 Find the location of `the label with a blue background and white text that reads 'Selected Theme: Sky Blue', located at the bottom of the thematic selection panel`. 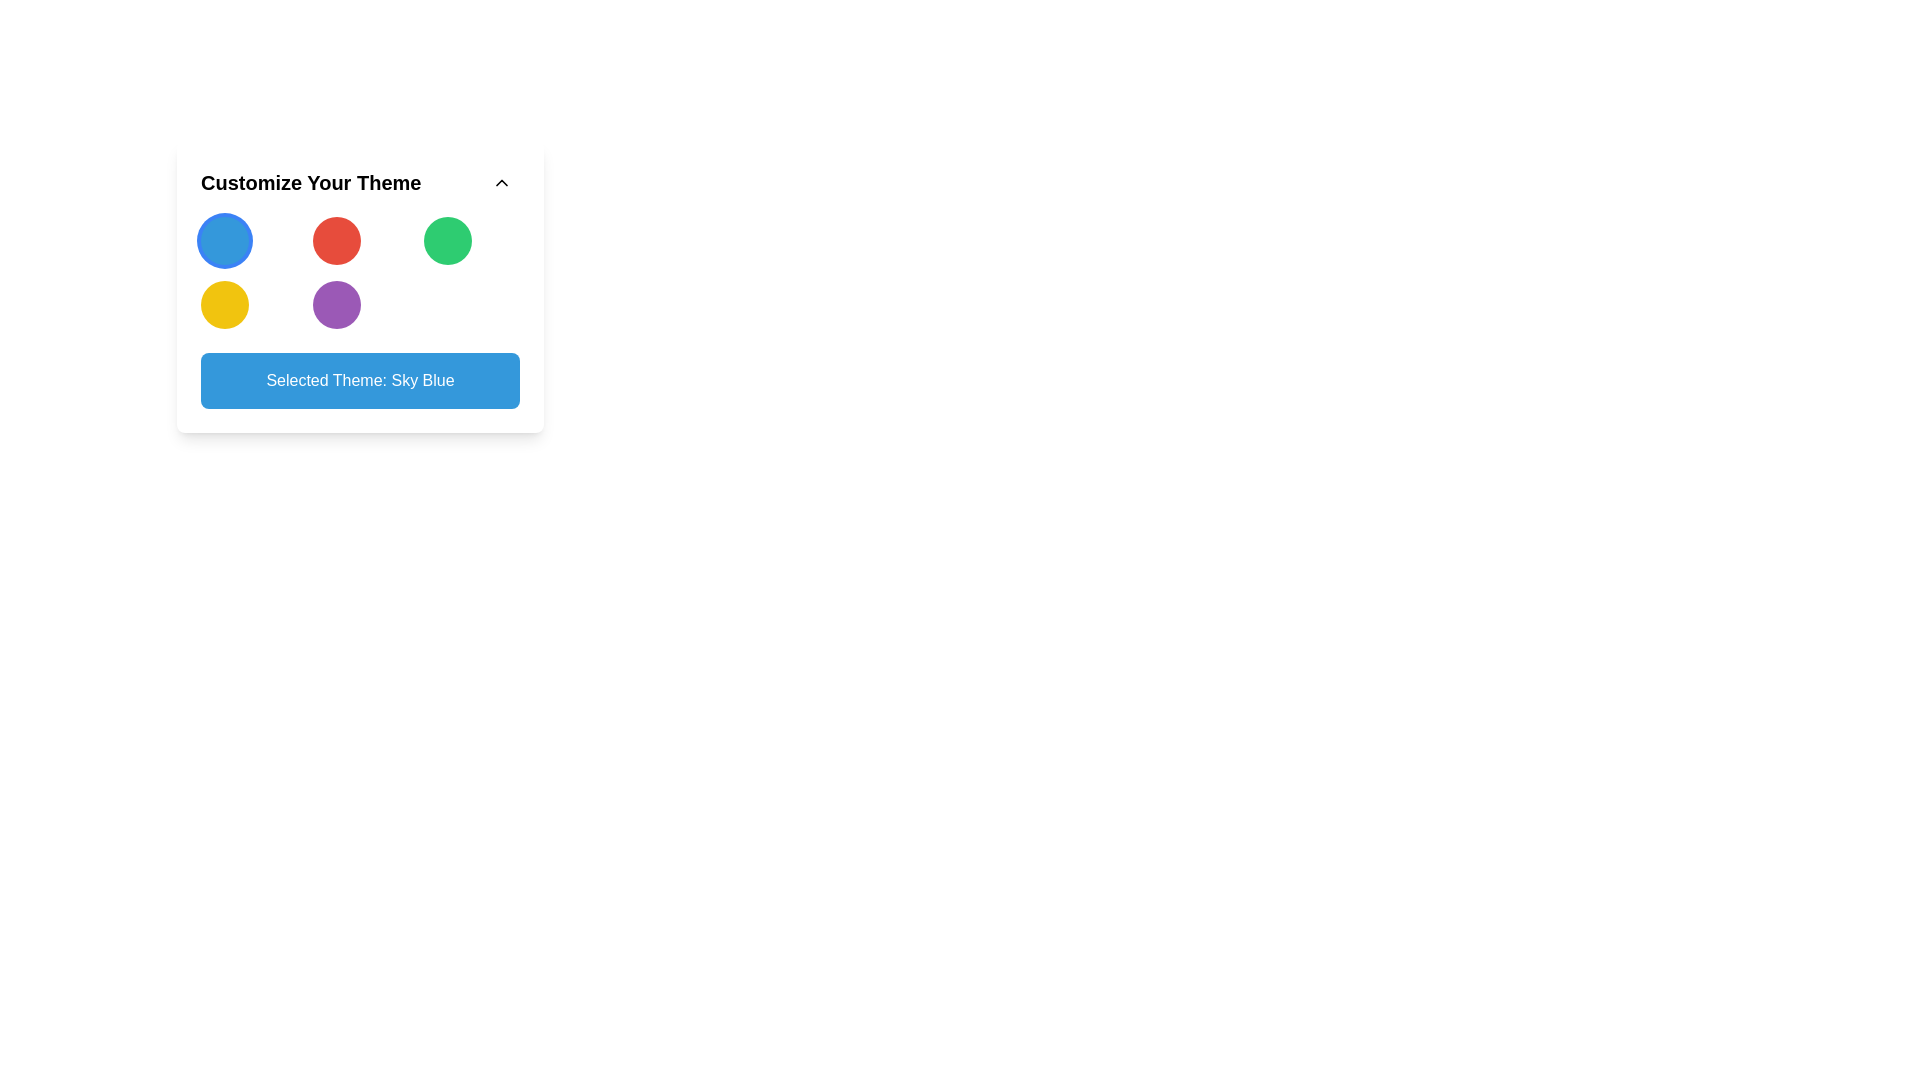

the label with a blue background and white text that reads 'Selected Theme: Sky Blue', located at the bottom of the thematic selection panel is located at coordinates (360, 381).